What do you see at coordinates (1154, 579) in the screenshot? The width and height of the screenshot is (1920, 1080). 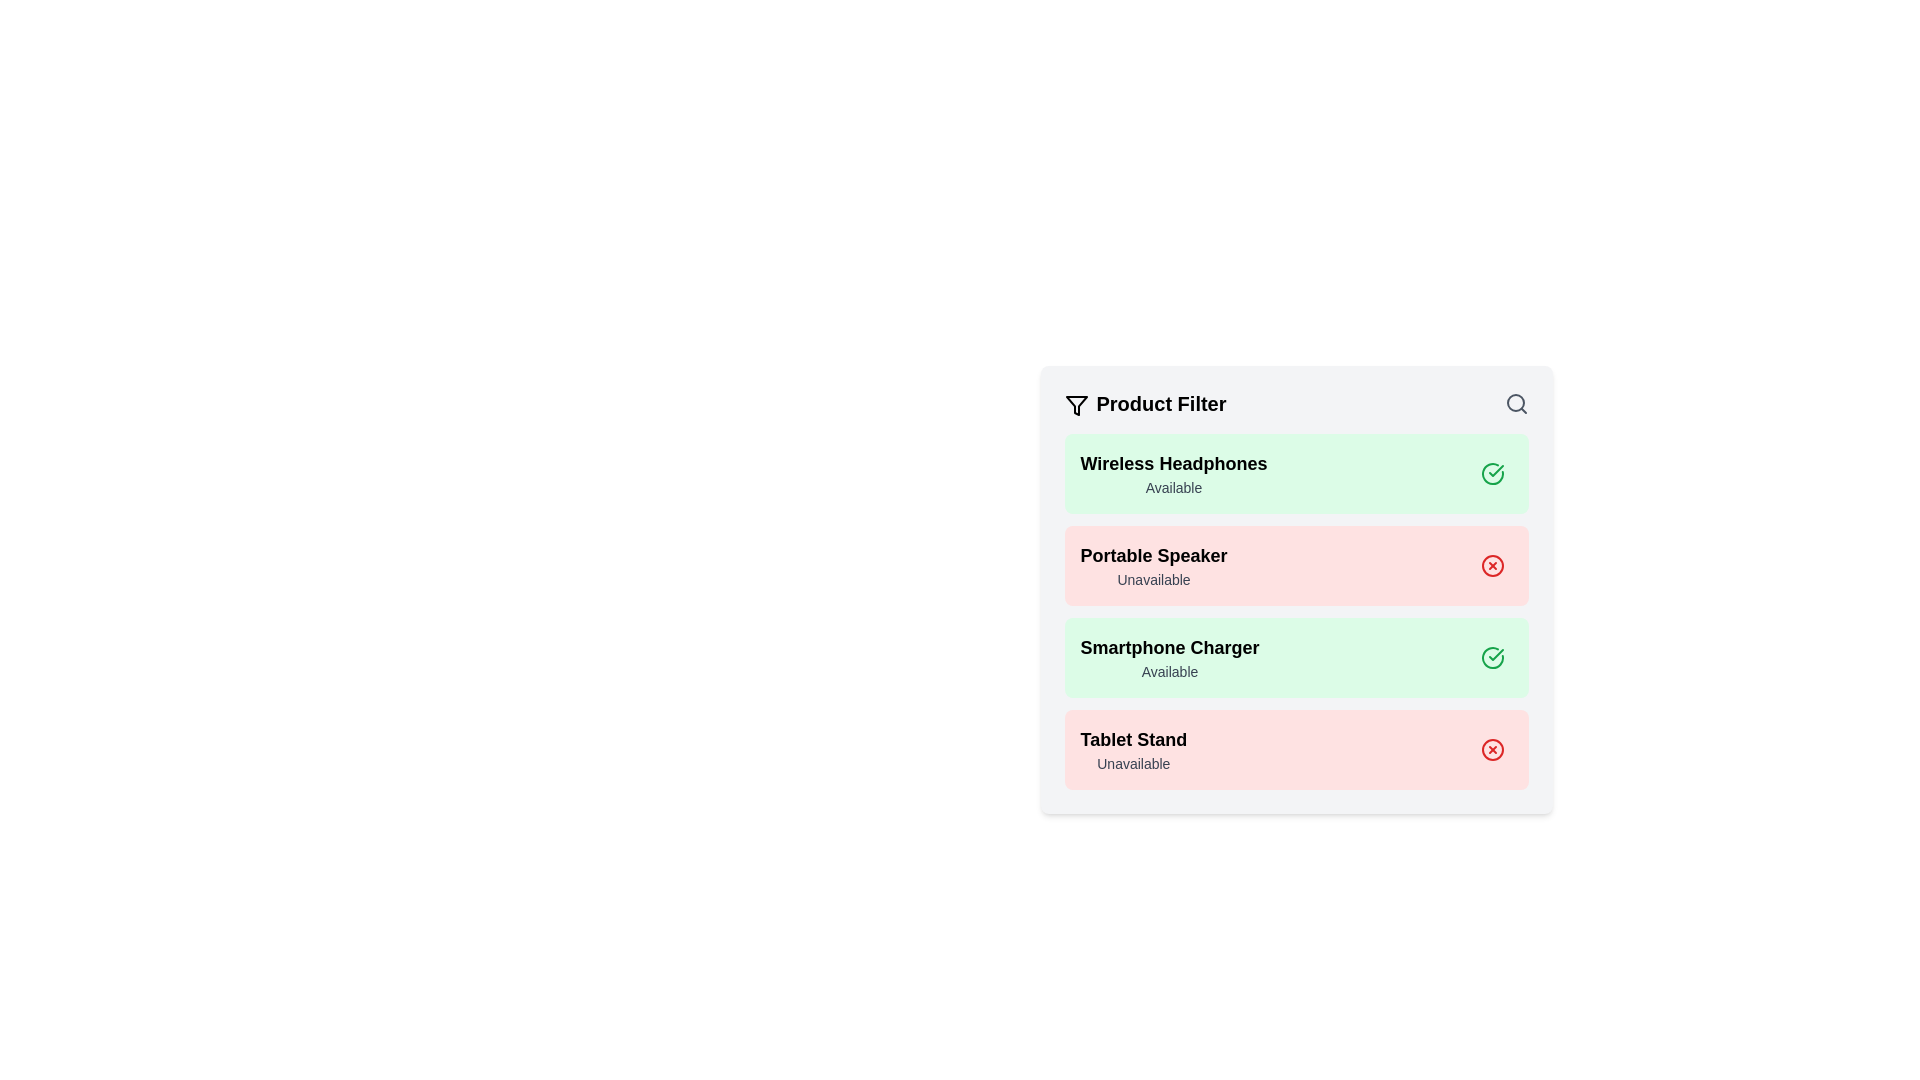 I see `the status indicator text label that notifies users that the product 'Portable Speaker' is currently not available, located below the title text 'Portable Speaker' in the 'Product Filter' list` at bounding box center [1154, 579].